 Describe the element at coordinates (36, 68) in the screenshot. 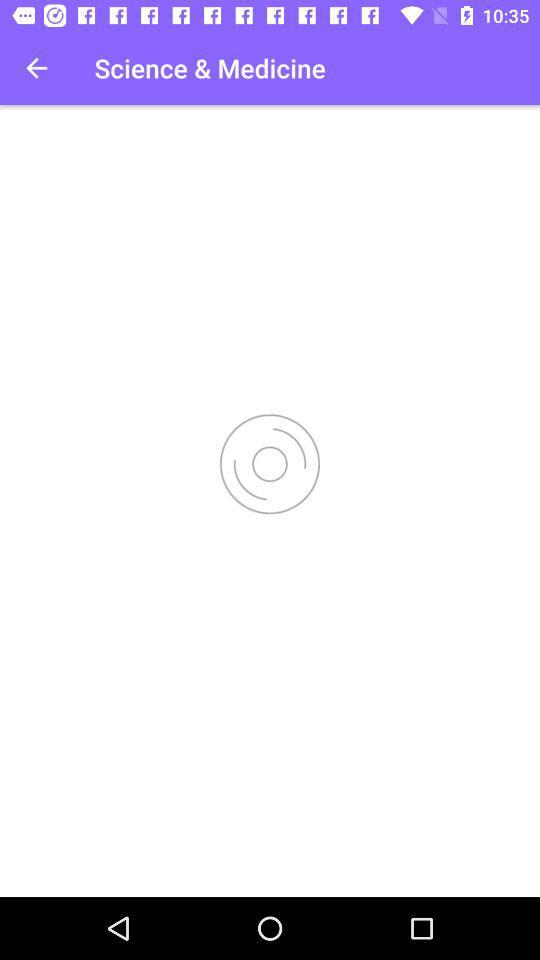

I see `the item to the left of science & medicine icon` at that location.